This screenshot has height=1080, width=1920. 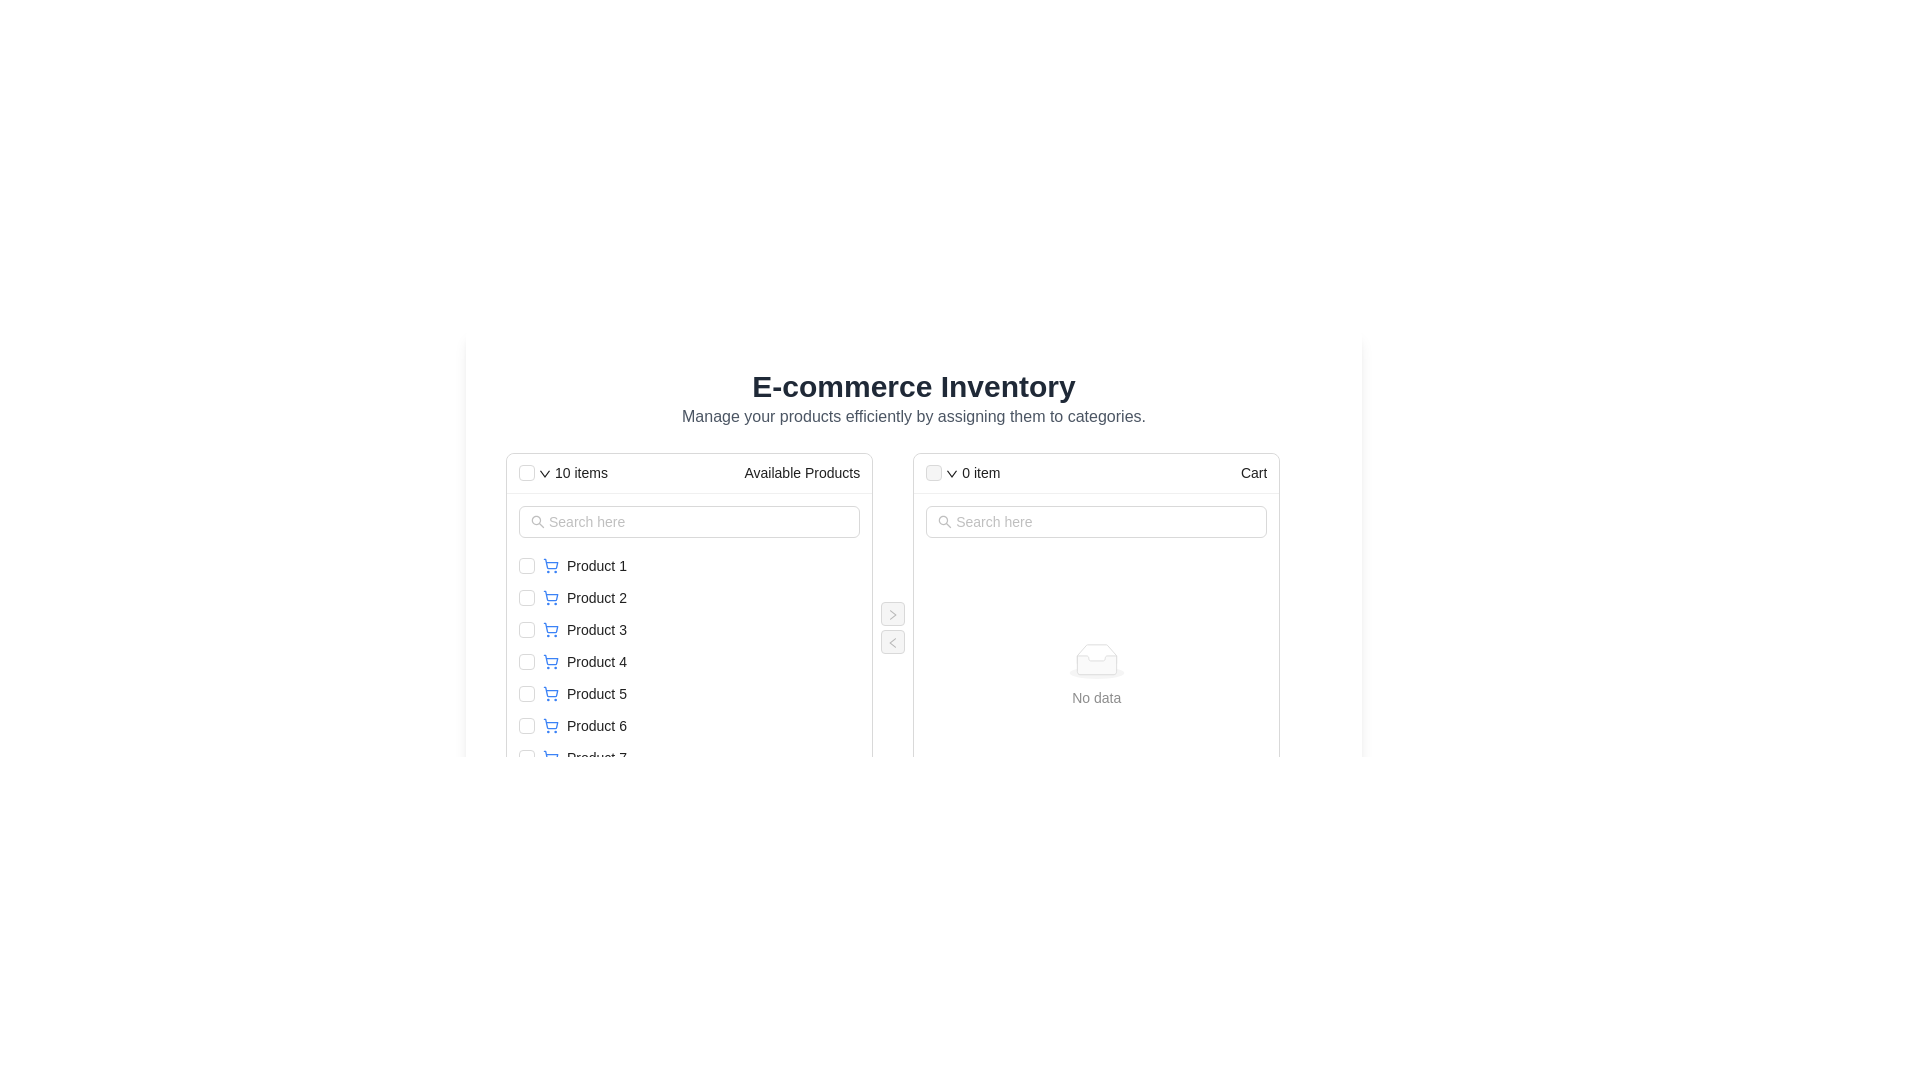 What do you see at coordinates (527, 693) in the screenshot?
I see `the checkbox styled with the 'ant-checkbox-wrapper' class` at bounding box center [527, 693].